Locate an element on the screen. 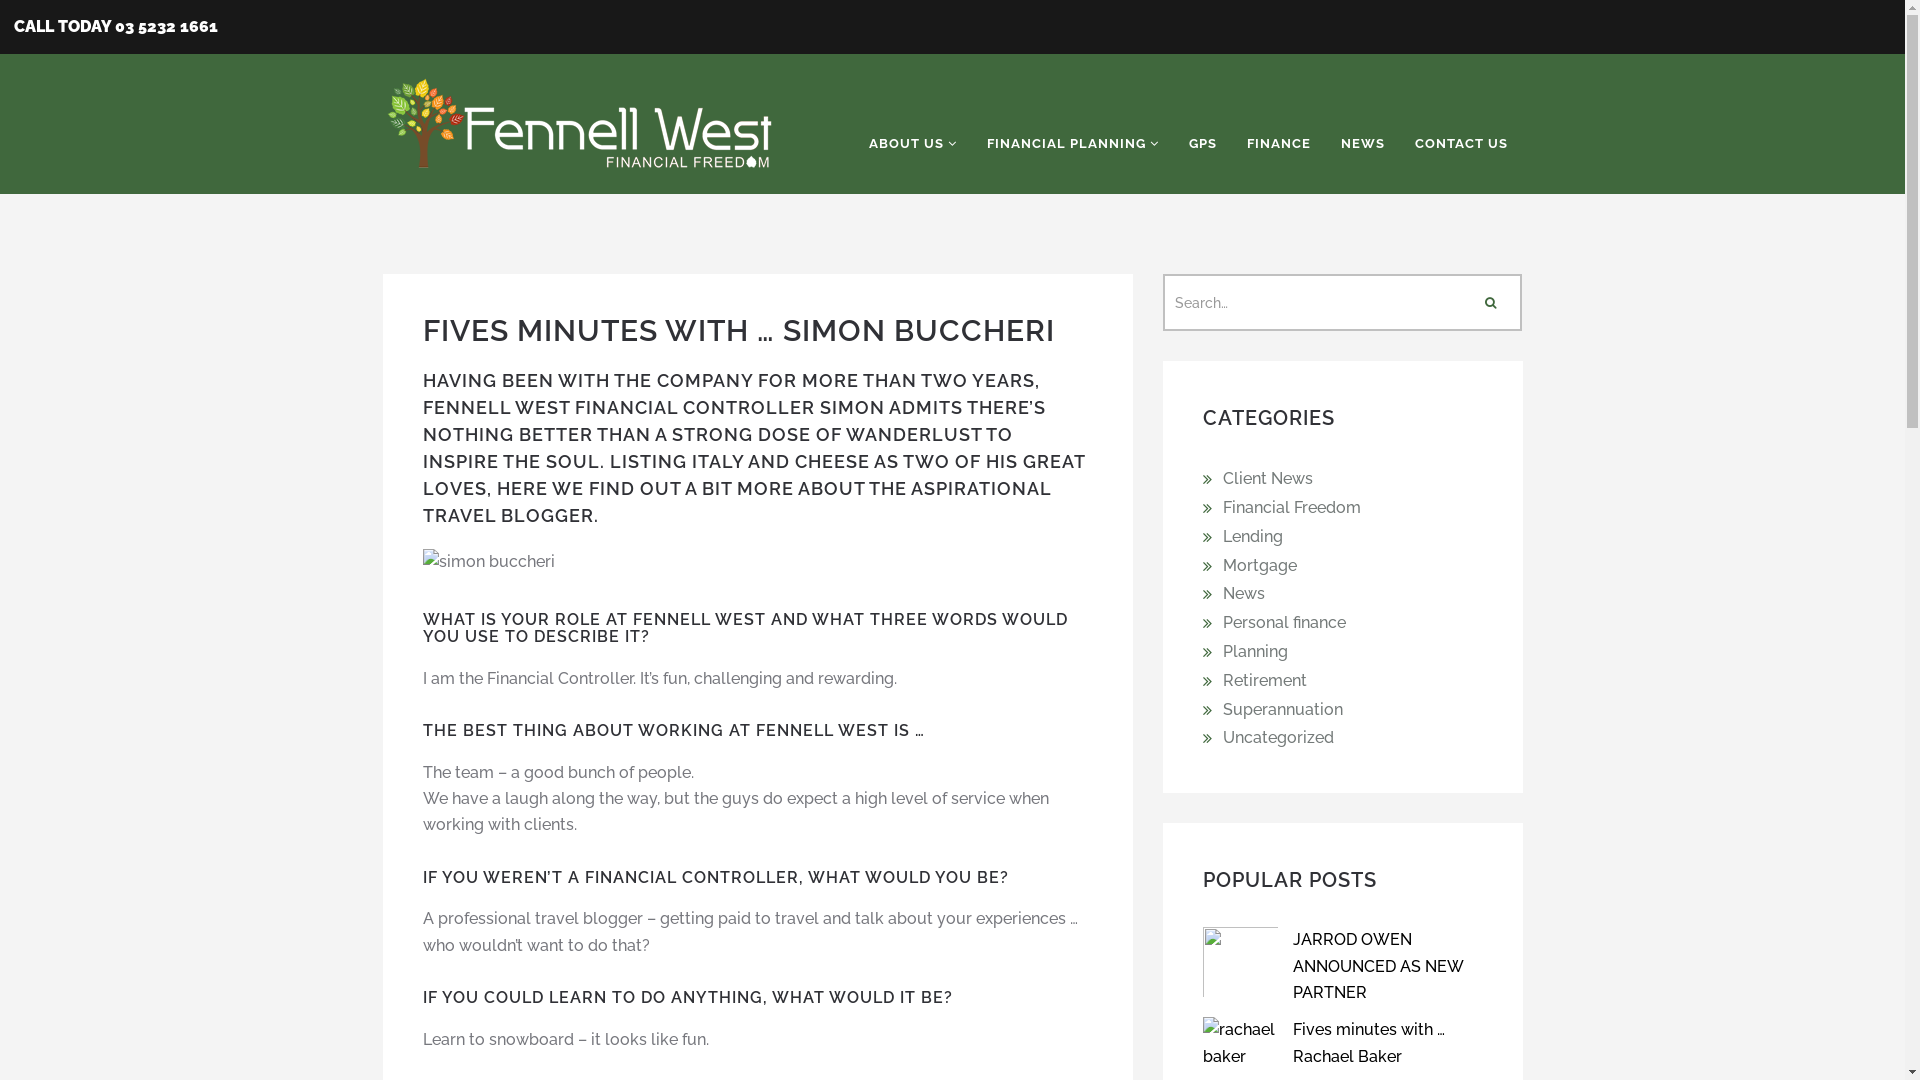 Image resolution: width=1920 pixels, height=1080 pixels. 'Superannuation' is located at coordinates (1281, 708).